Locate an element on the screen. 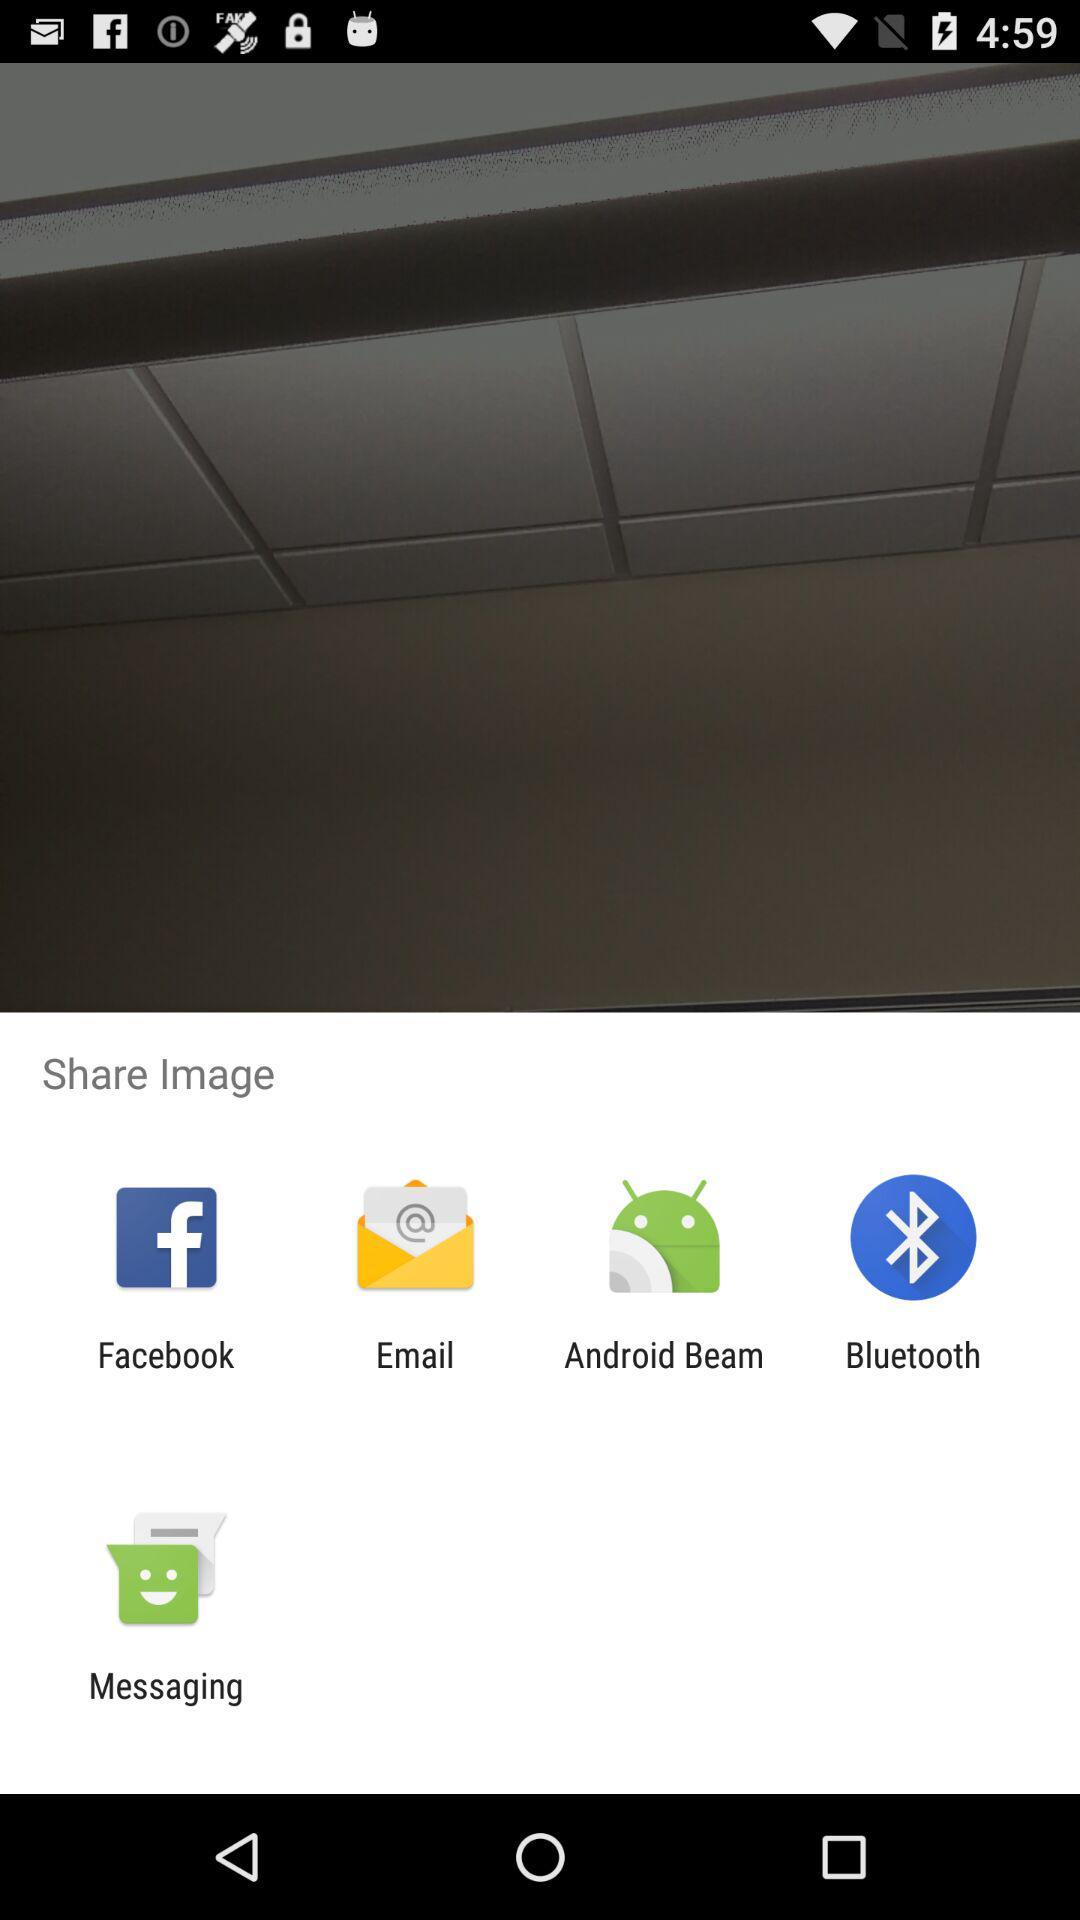 This screenshot has height=1920, width=1080. the icon next to the email icon is located at coordinates (165, 1374).